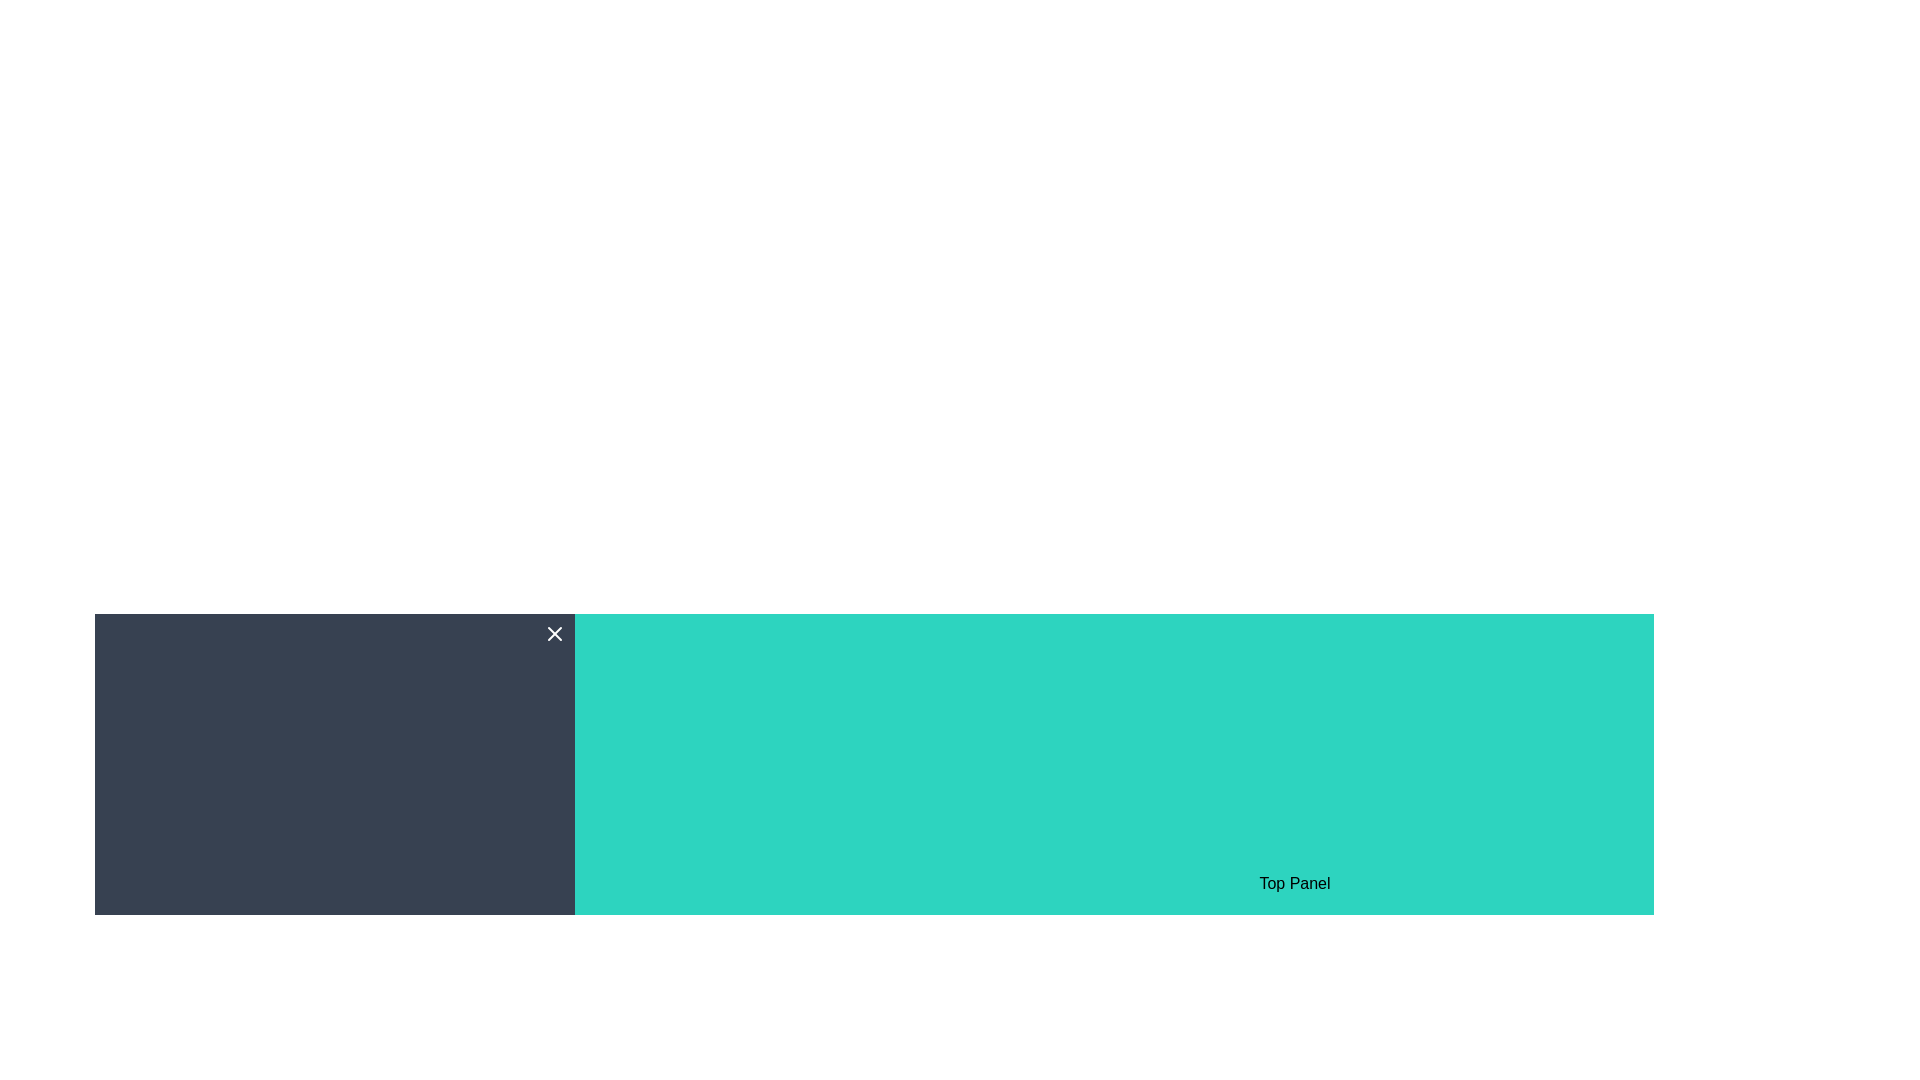  I want to click on the close icon button, which resembles an 'X' and is located in the upper-right corner of the 'Left Panel', so click(555, 633).